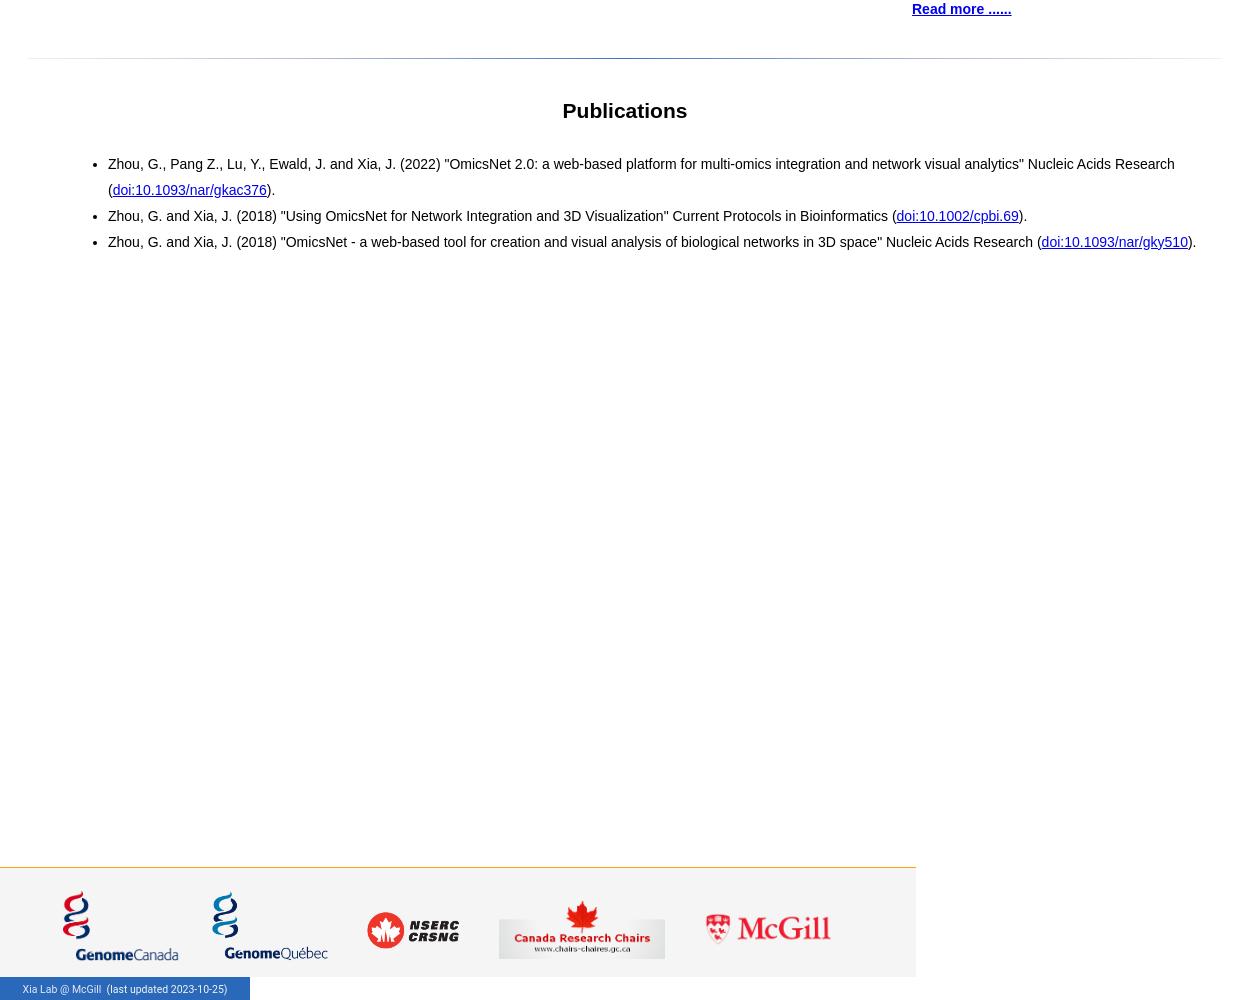  Describe the element at coordinates (62, 988) in the screenshot. I see `'Xia Lab @ McGill'` at that location.